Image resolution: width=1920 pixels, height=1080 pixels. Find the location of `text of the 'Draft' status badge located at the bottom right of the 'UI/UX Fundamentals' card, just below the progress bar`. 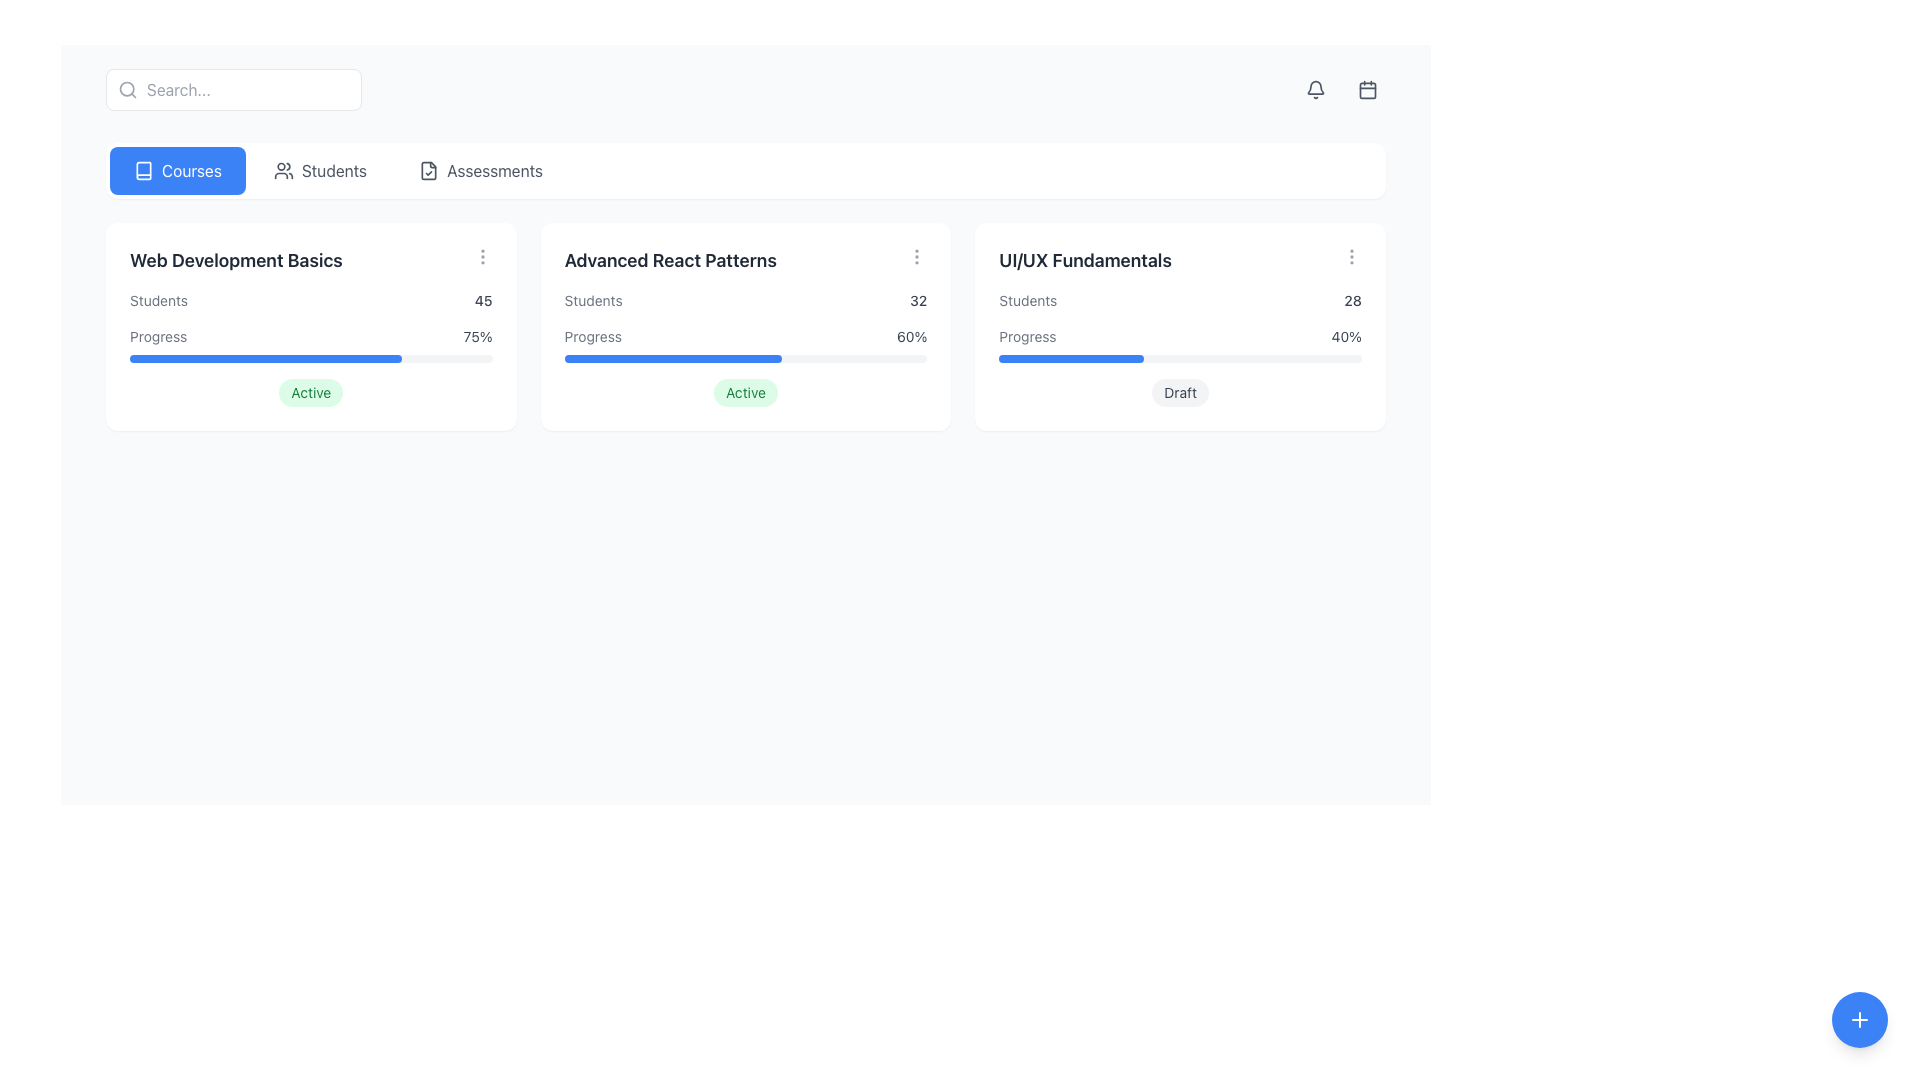

text of the 'Draft' status badge located at the bottom right of the 'UI/UX Fundamentals' card, just below the progress bar is located at coordinates (1180, 393).